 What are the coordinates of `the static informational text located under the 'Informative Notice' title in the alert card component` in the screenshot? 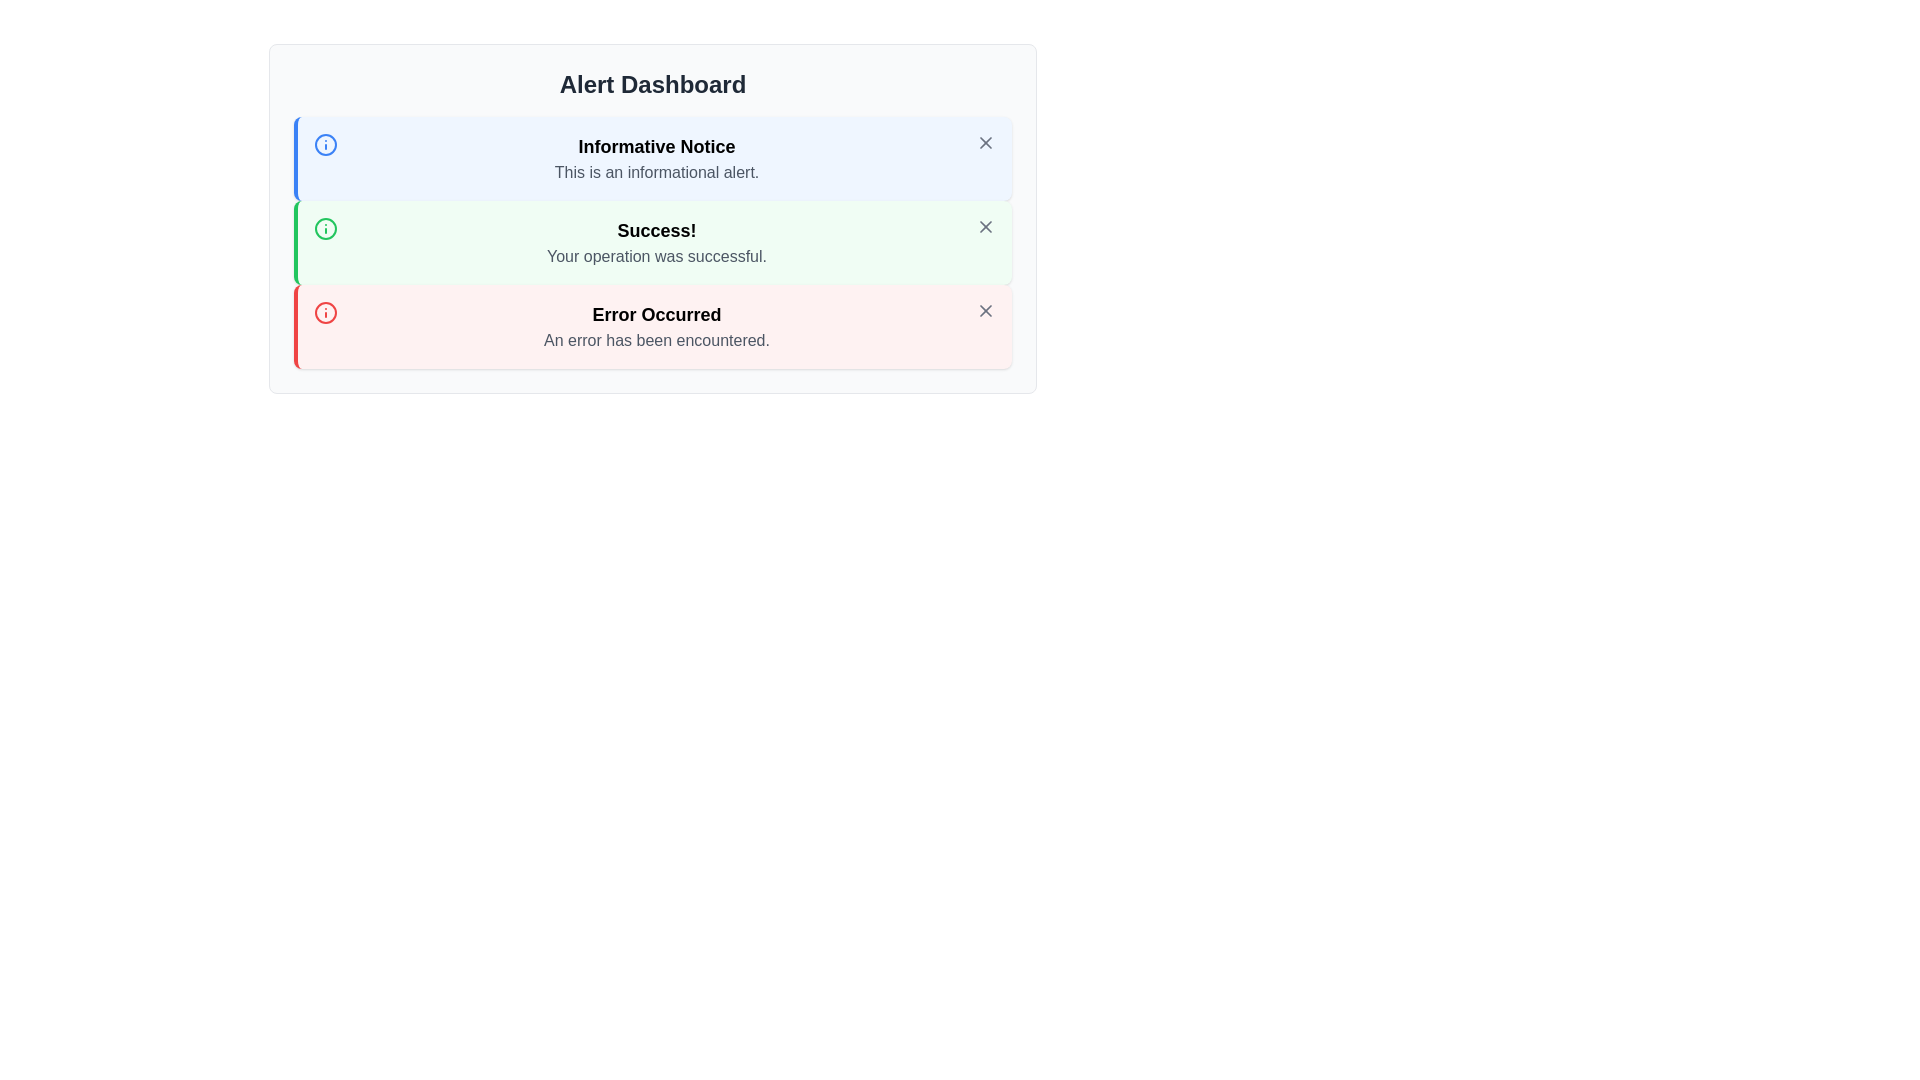 It's located at (657, 172).